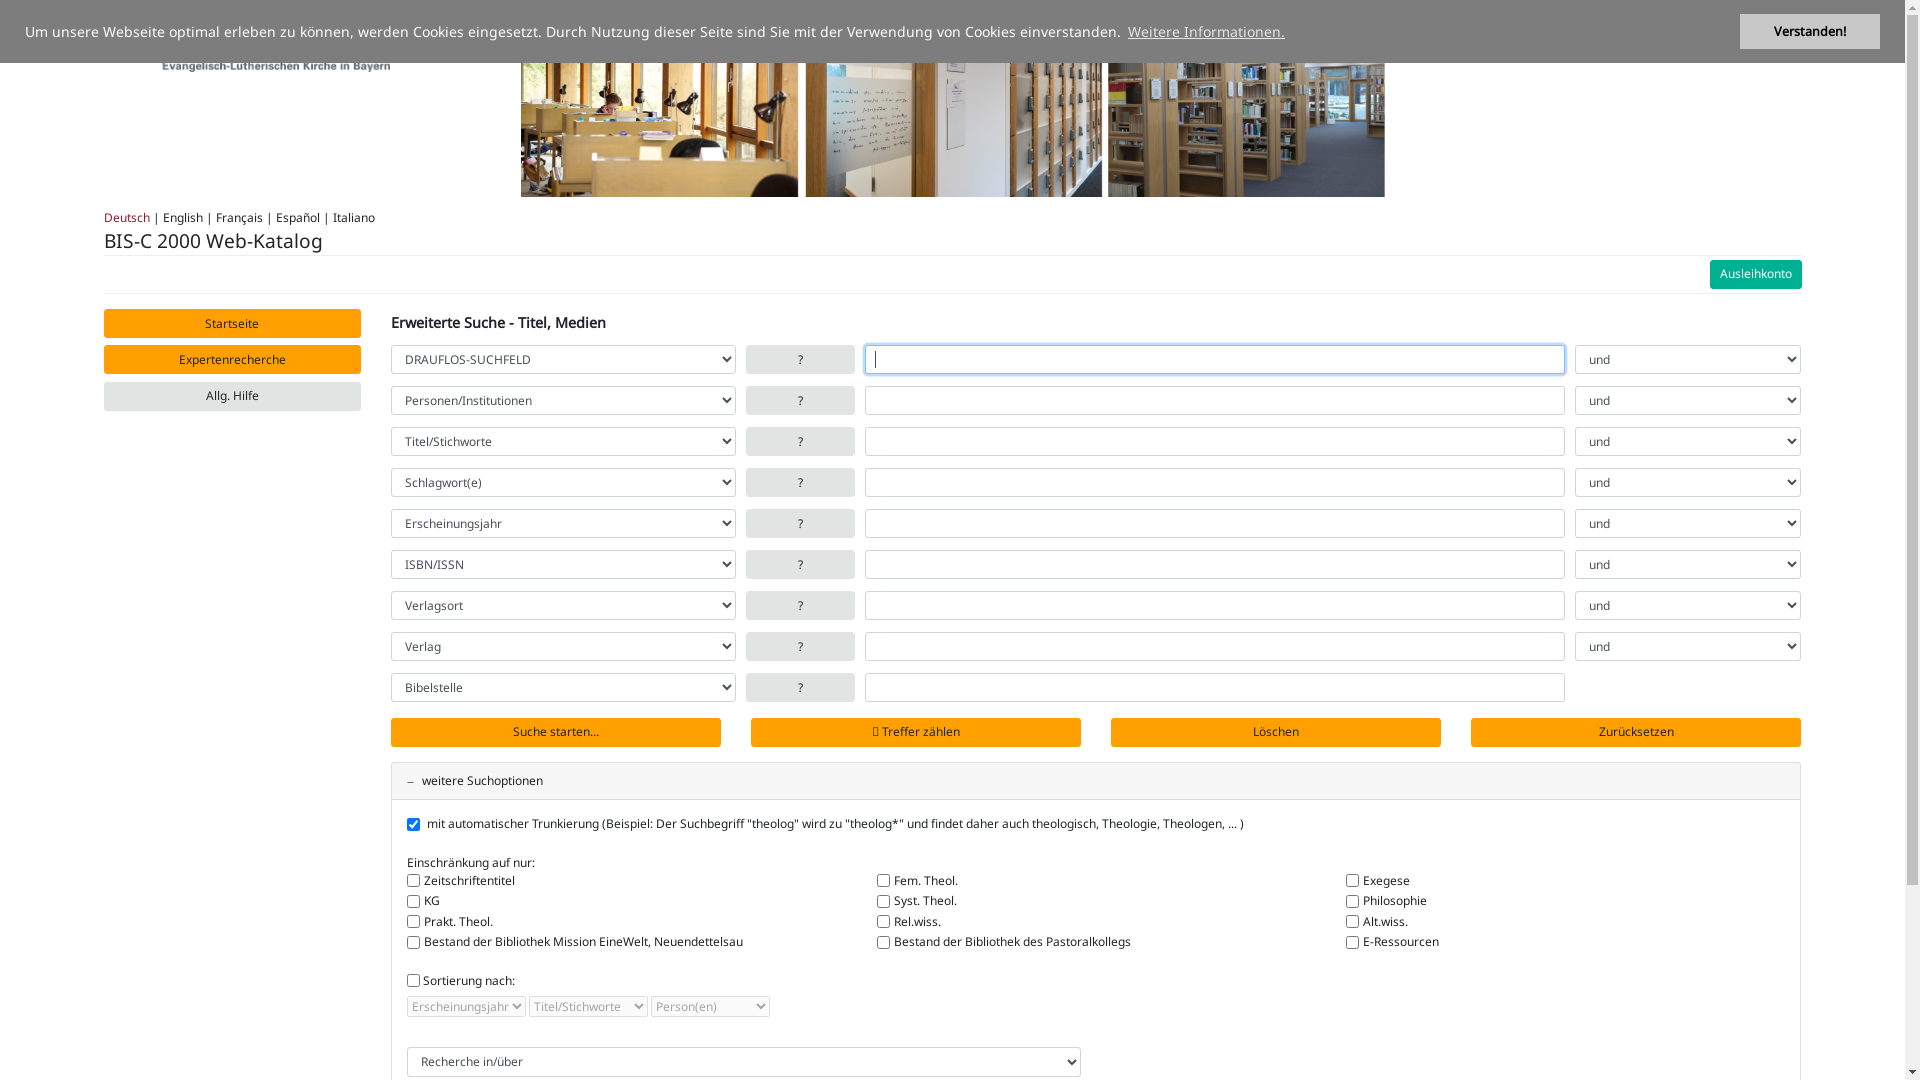 This screenshot has width=1920, height=1080. What do you see at coordinates (800, 440) in the screenshot?
I see `'Hilfe zu diesem Suchaspekt'` at bounding box center [800, 440].